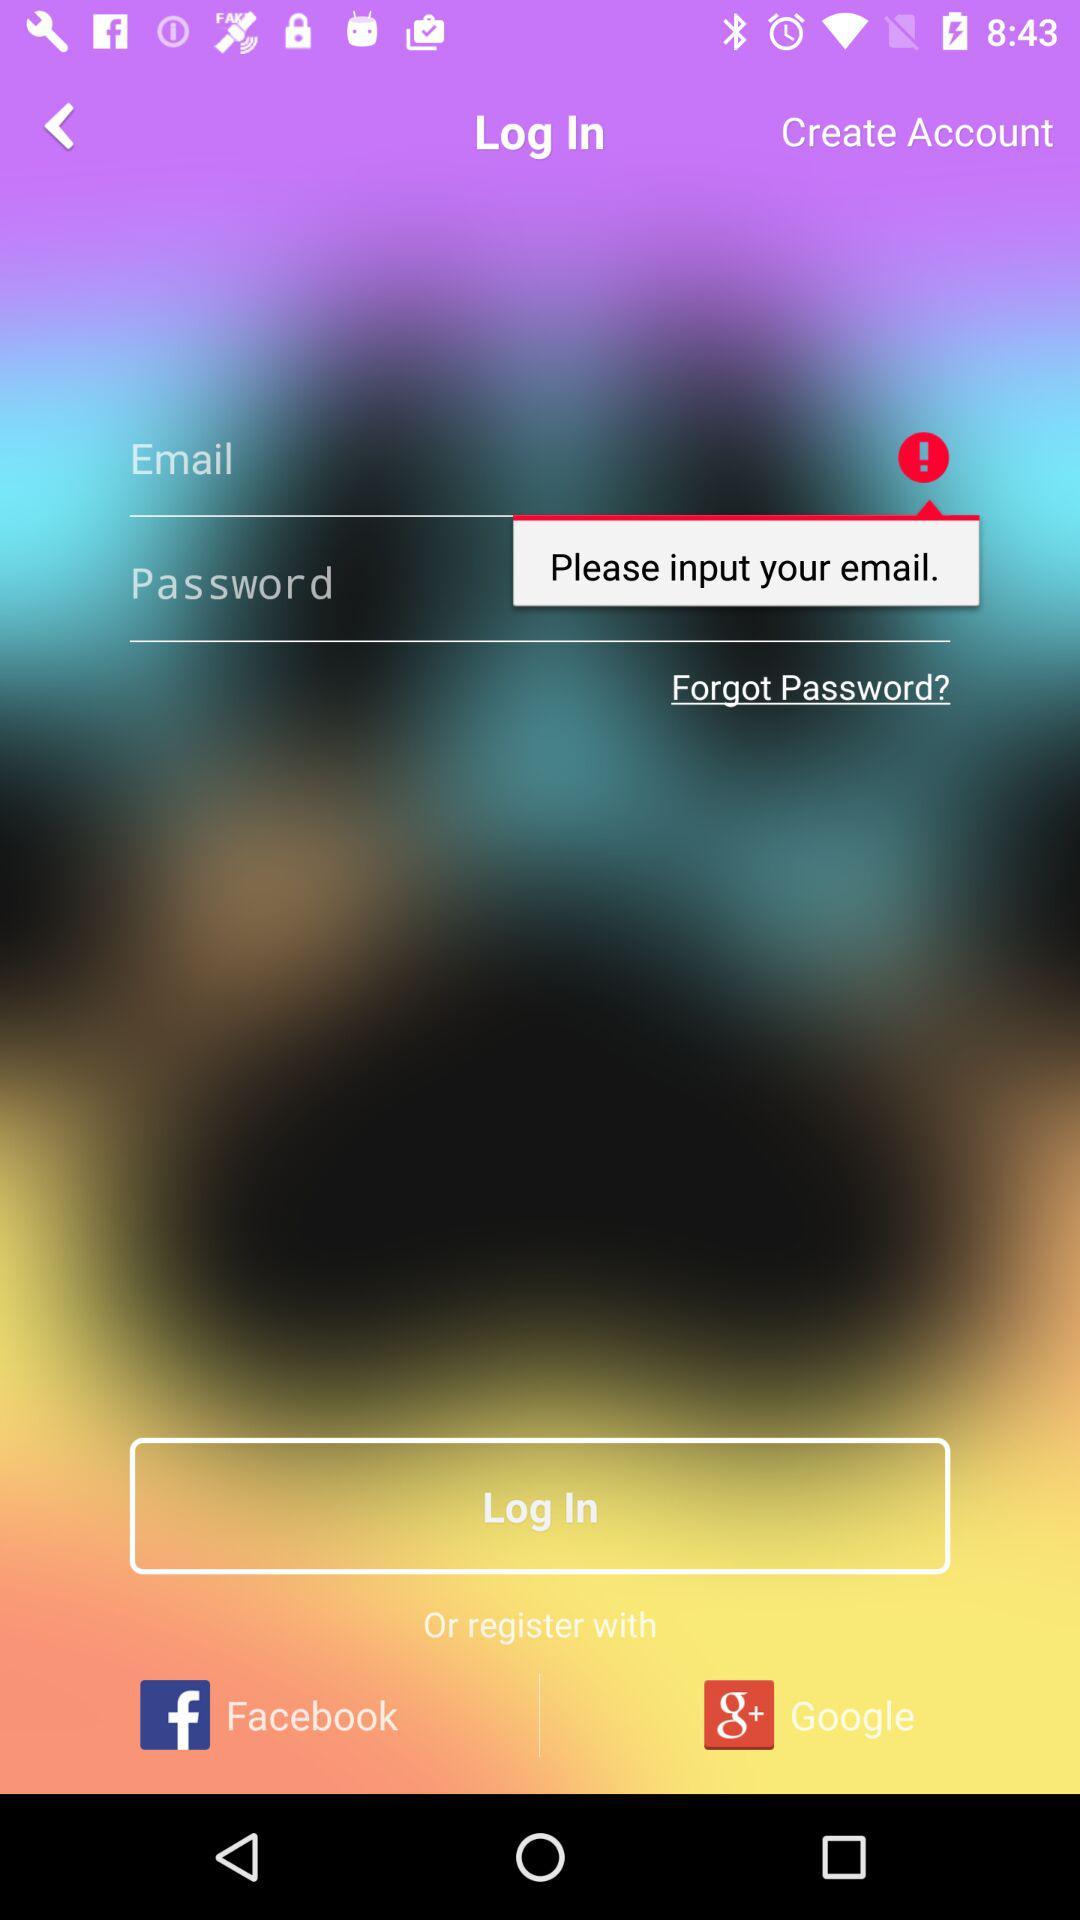 Image resolution: width=1080 pixels, height=1920 pixels. I want to click on password section, so click(540, 581).